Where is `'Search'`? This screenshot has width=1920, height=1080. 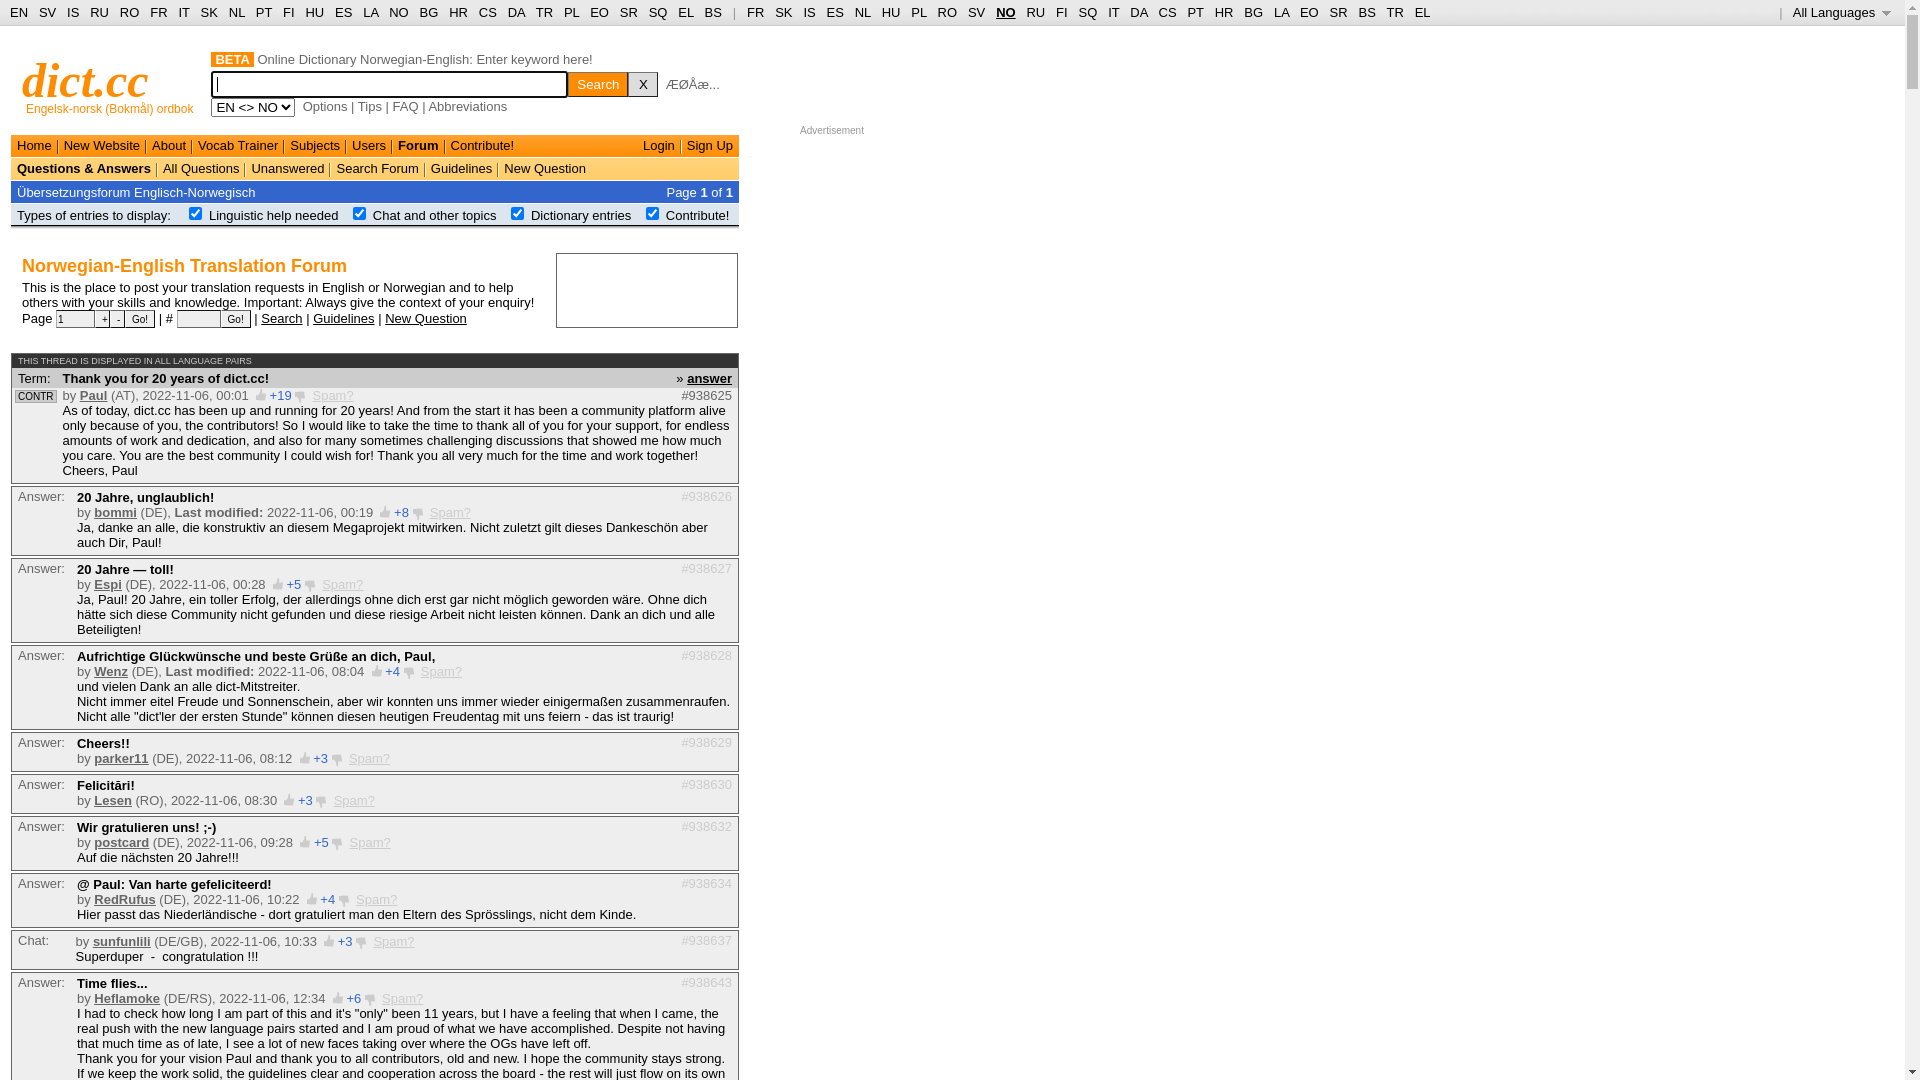 'Search' is located at coordinates (280, 316).